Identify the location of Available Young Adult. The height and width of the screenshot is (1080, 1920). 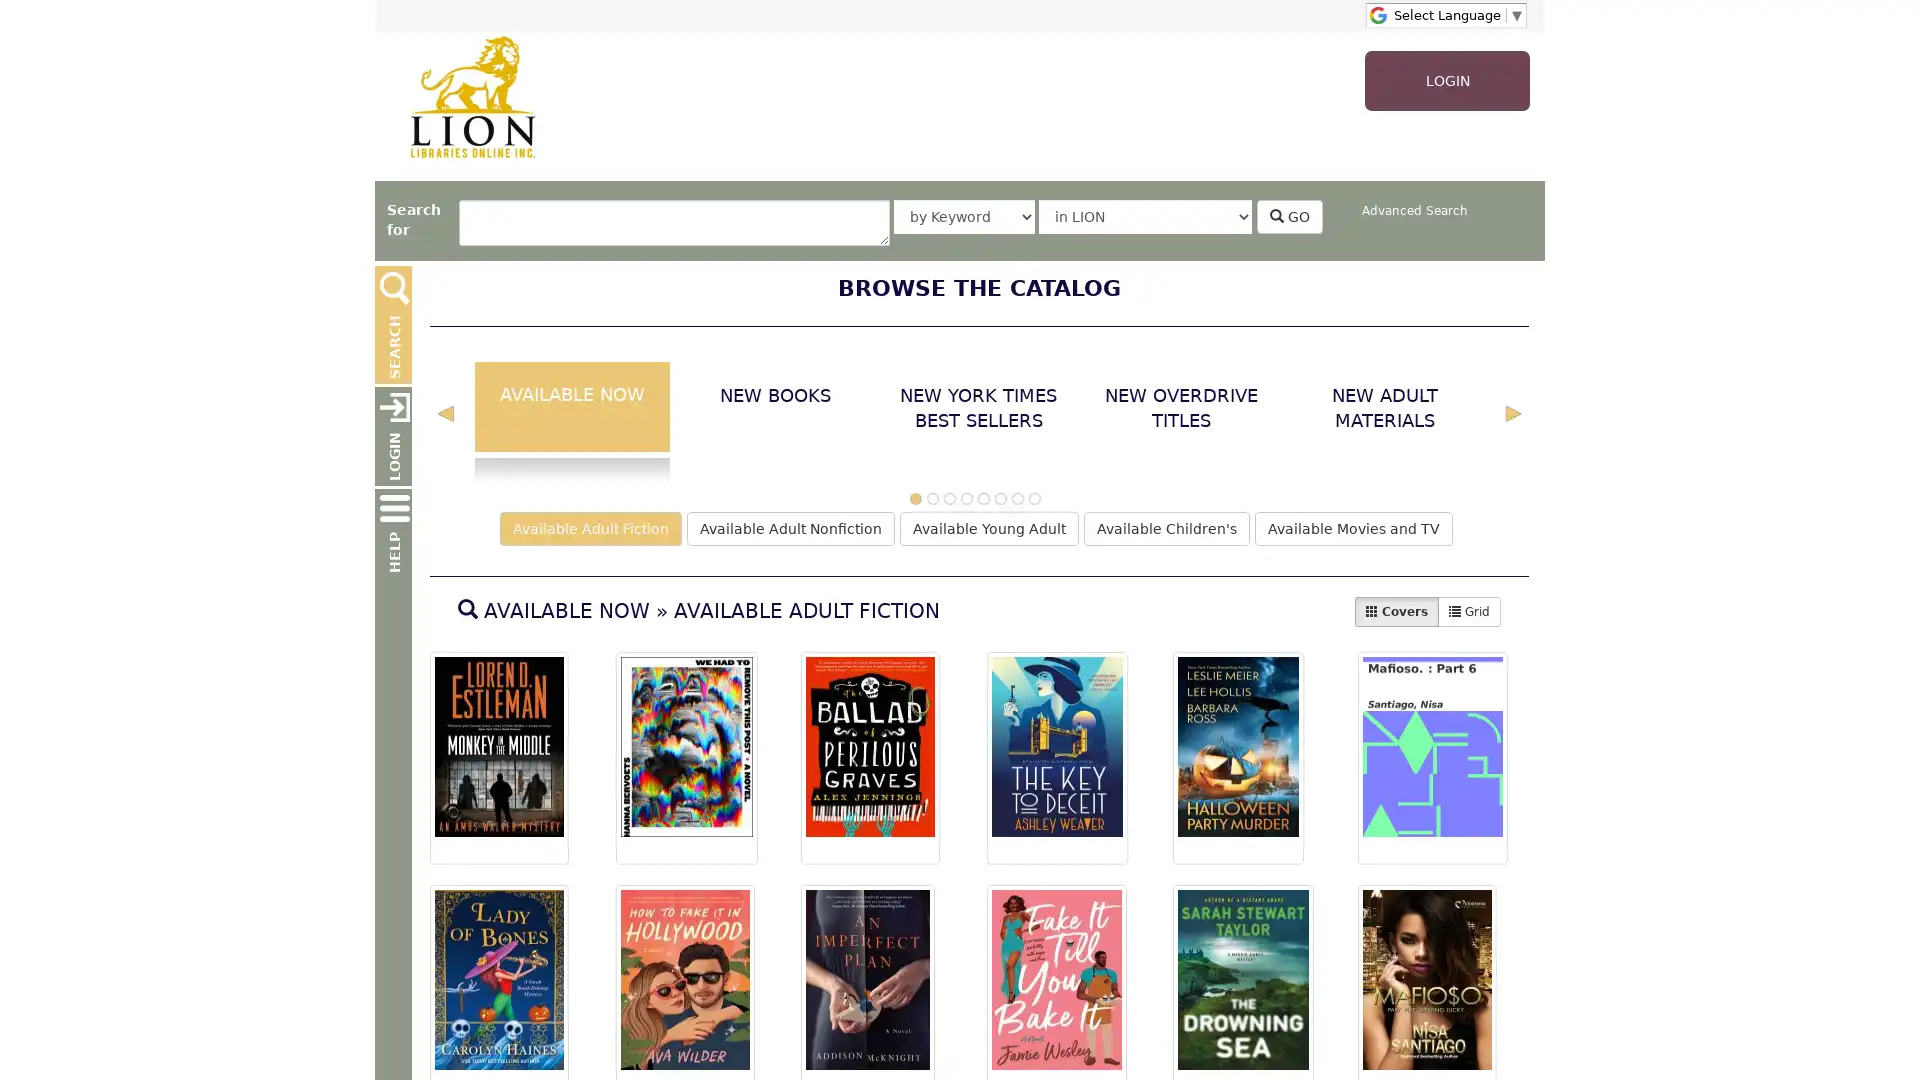
(989, 527).